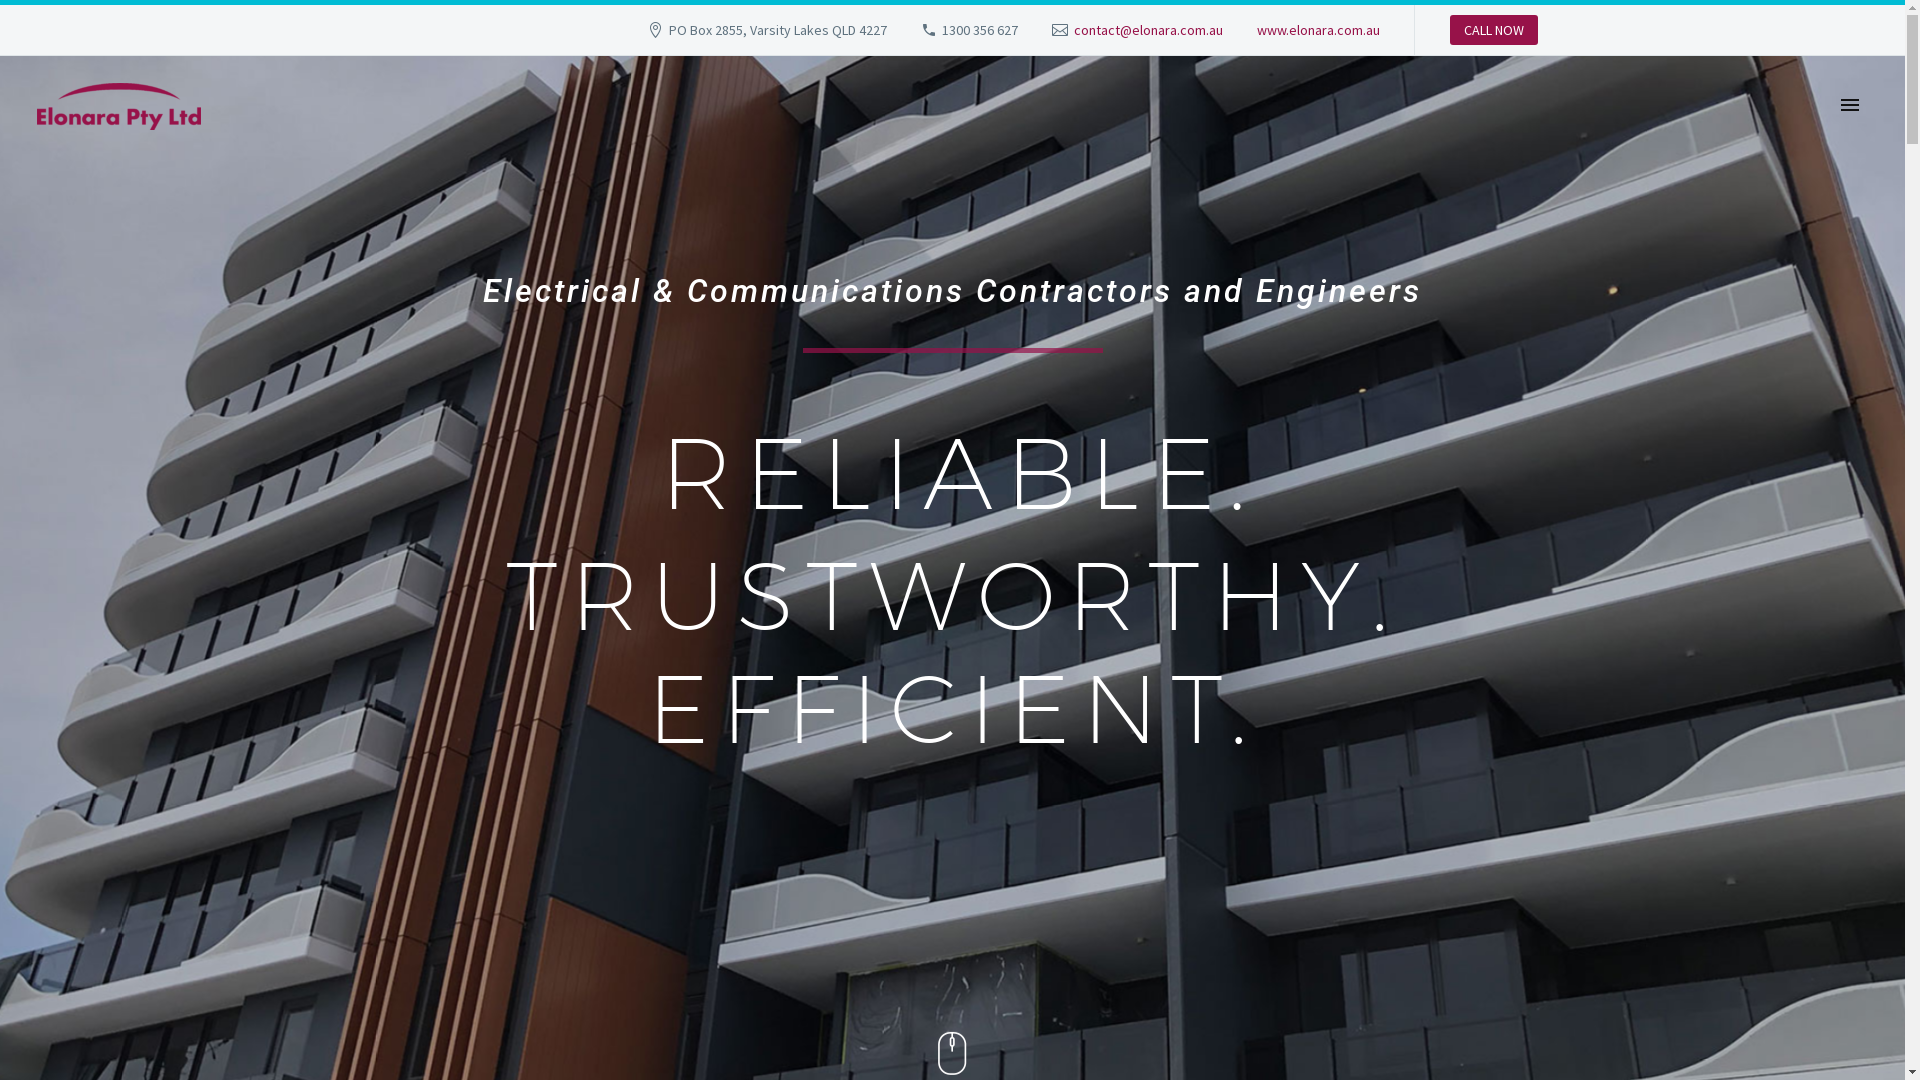 This screenshot has width=1920, height=1080. What do you see at coordinates (1493, 30) in the screenshot?
I see `'CALL NOW'` at bounding box center [1493, 30].